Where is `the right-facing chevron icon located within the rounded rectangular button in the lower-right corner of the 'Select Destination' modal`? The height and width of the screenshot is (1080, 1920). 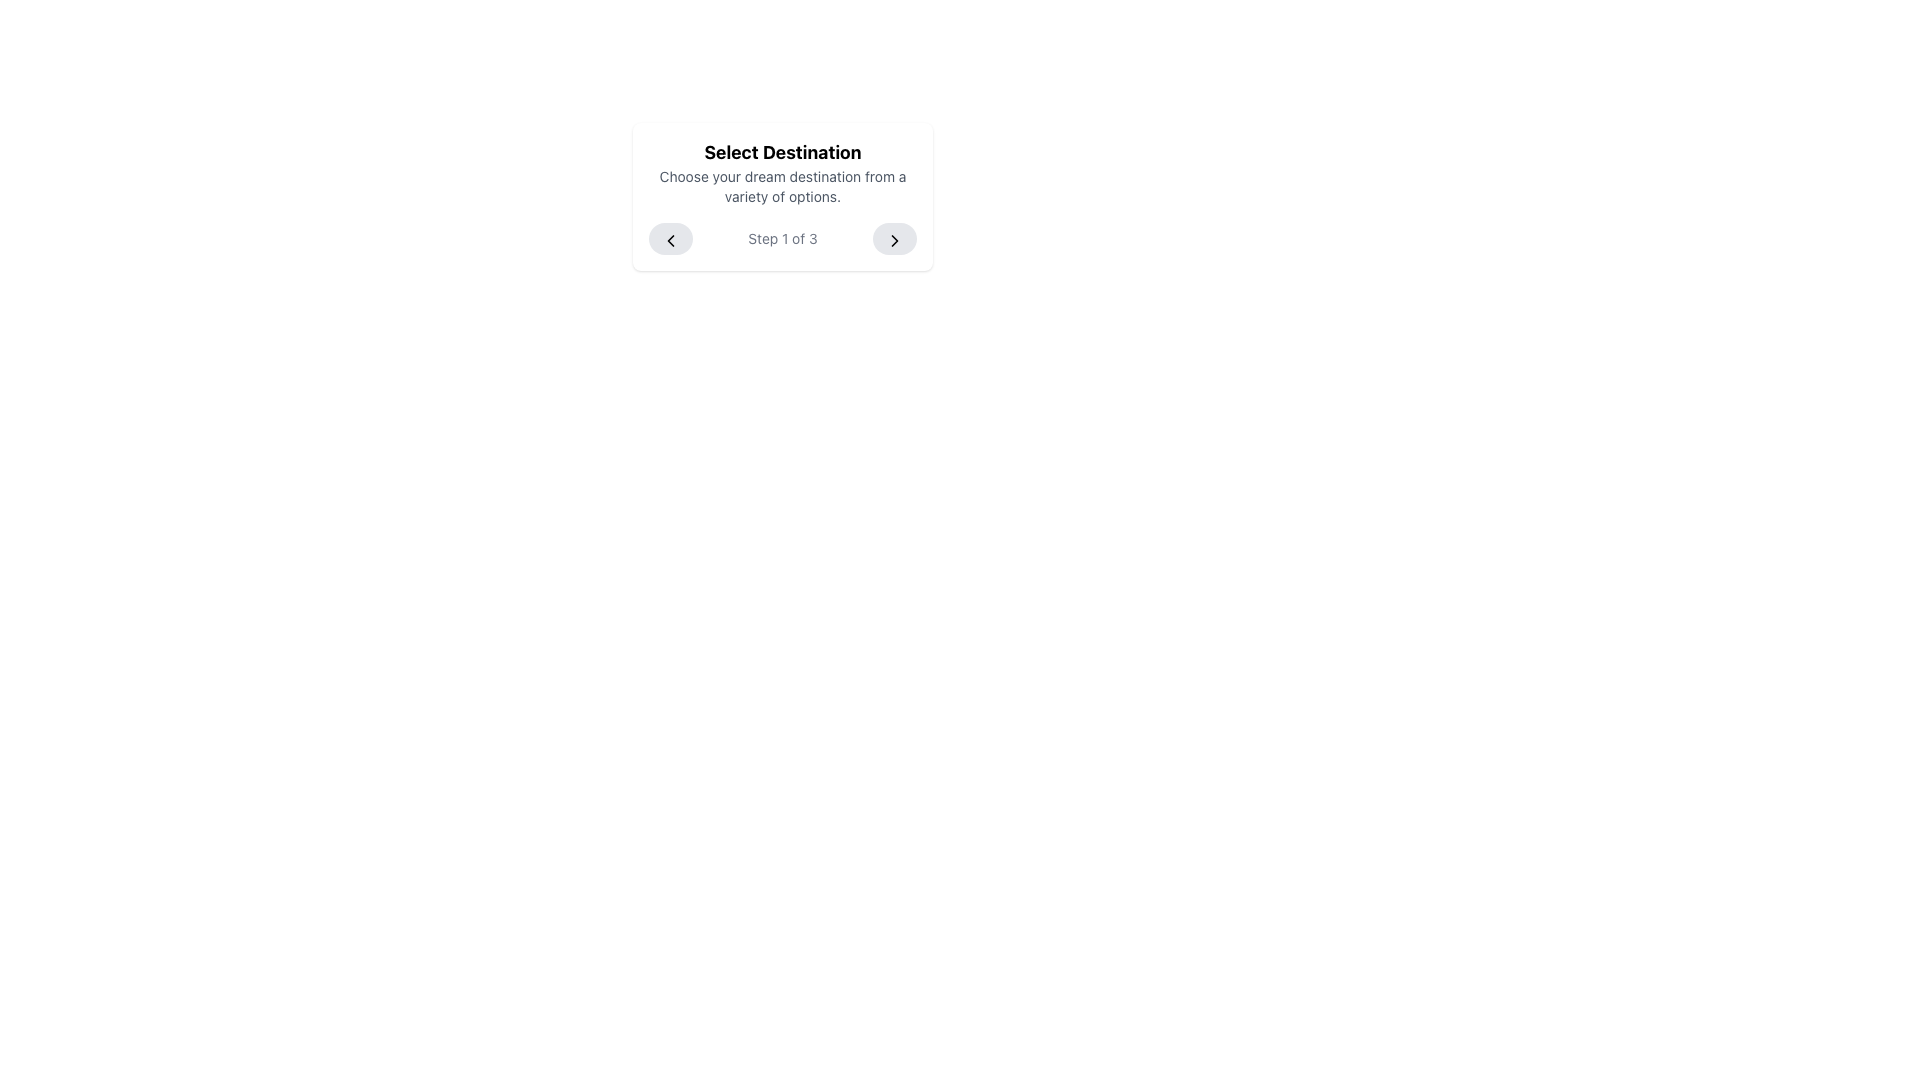
the right-facing chevron icon located within the rounded rectangular button in the lower-right corner of the 'Select Destination' modal is located at coordinates (893, 238).